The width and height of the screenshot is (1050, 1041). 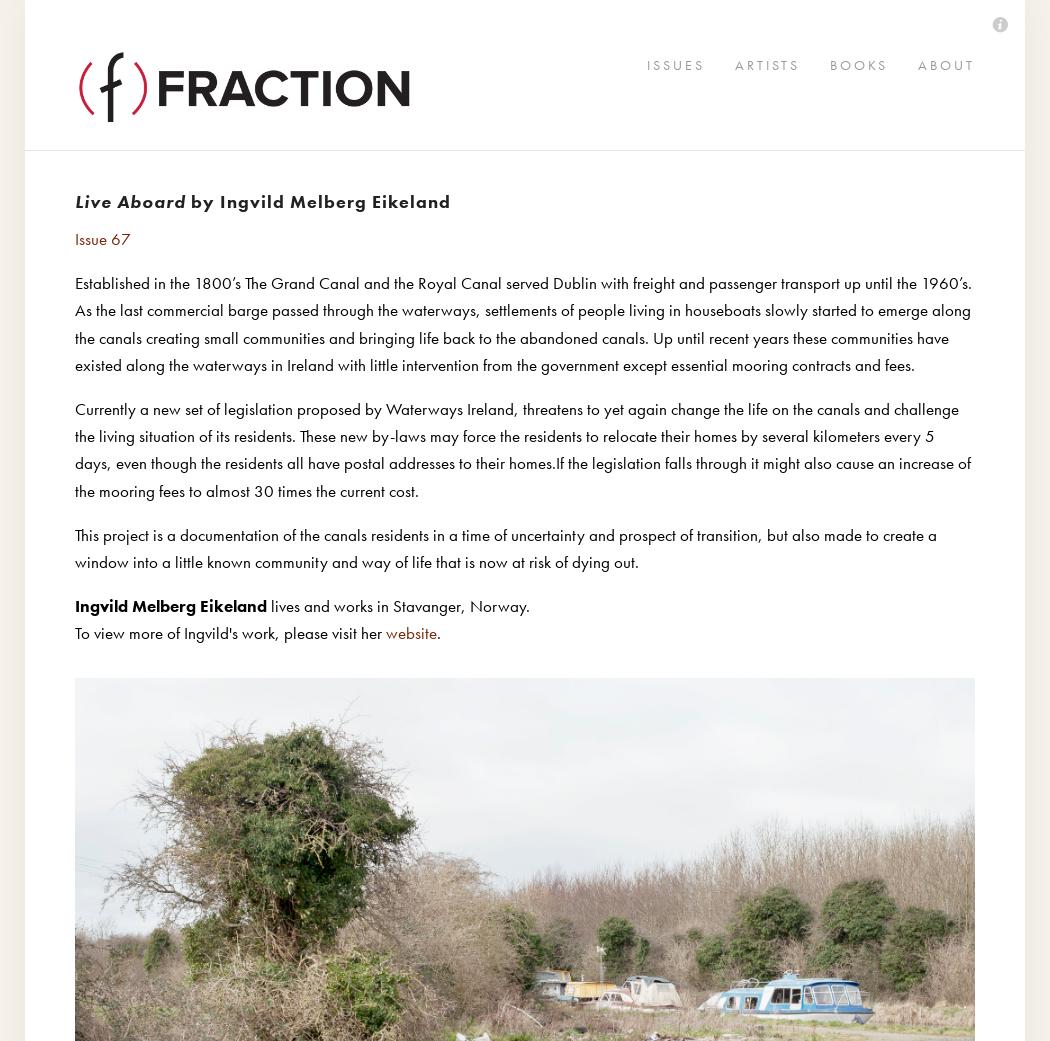 I want to click on 'Ingvild Melberg Eikeland', so click(x=171, y=605).